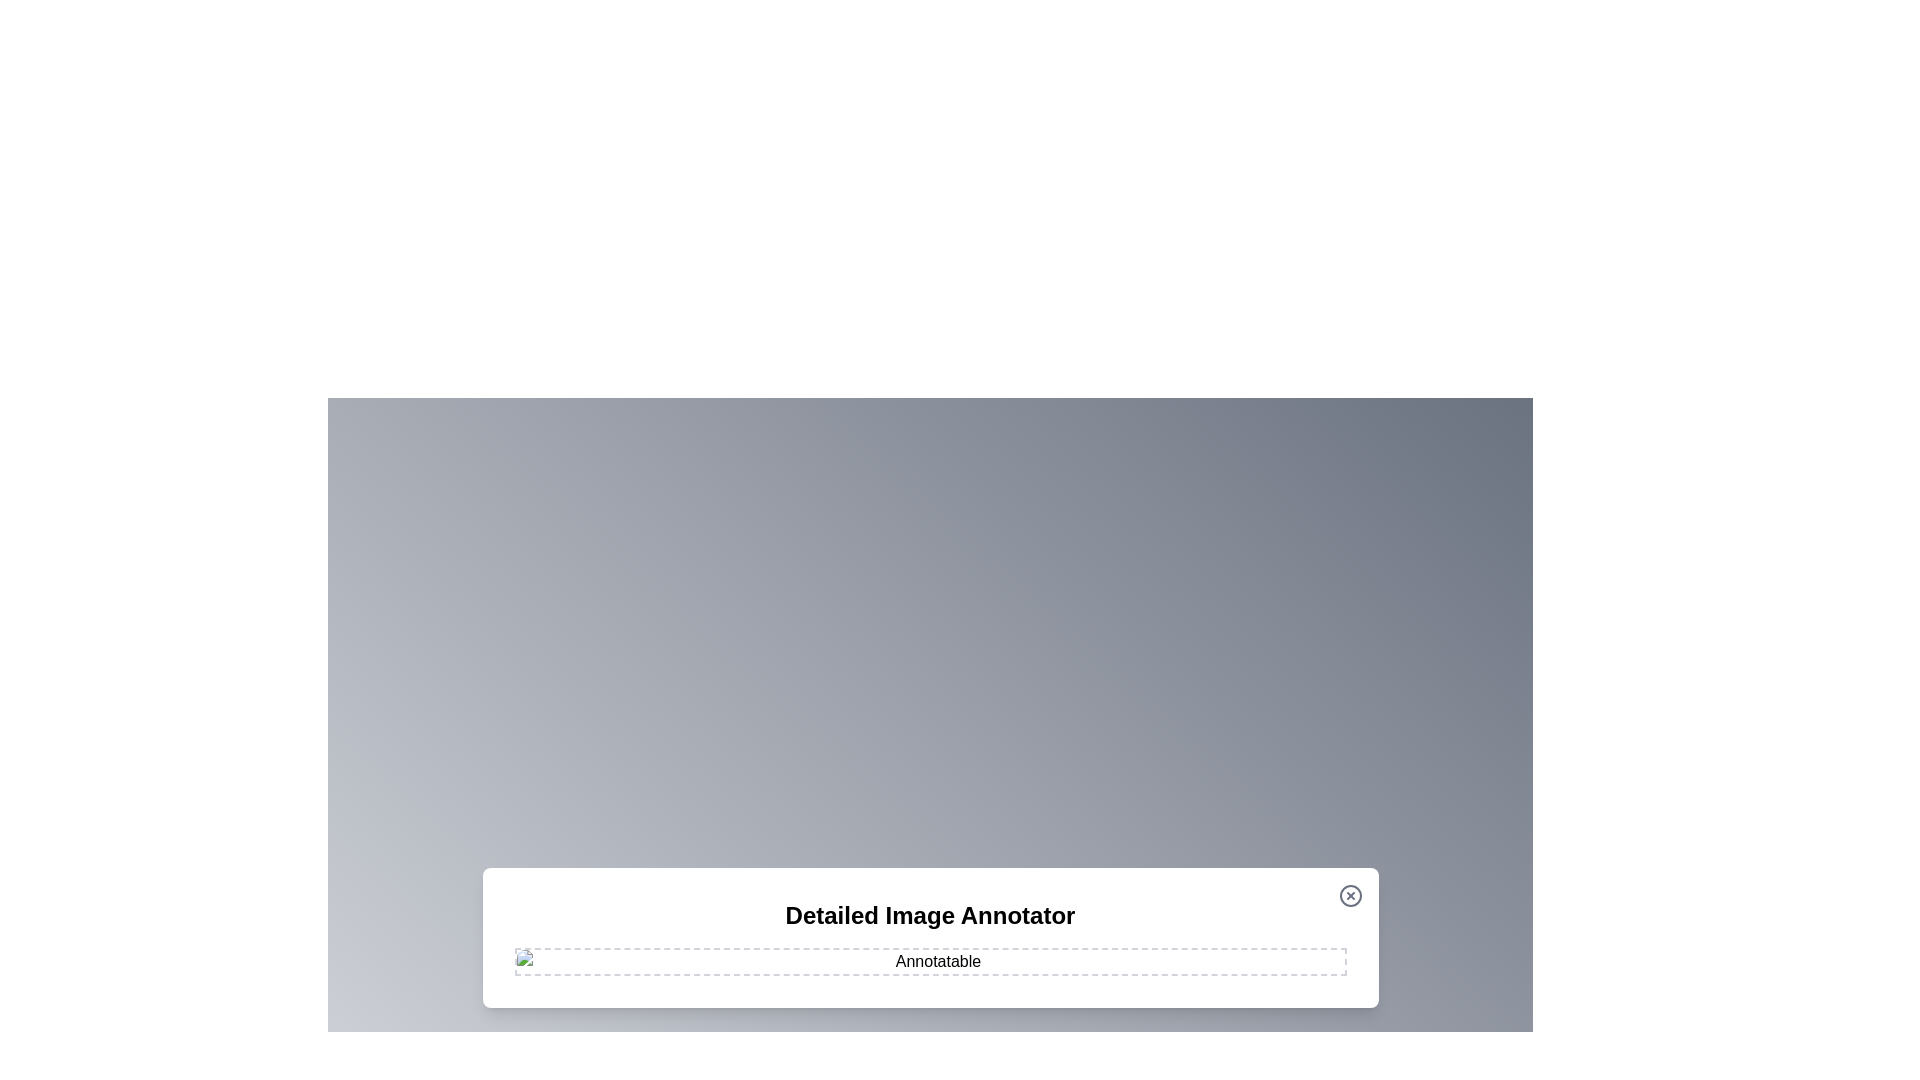 The image size is (1920, 1080). I want to click on the image at coordinates (1249, 968) to add an annotation, so click(1247, 967).